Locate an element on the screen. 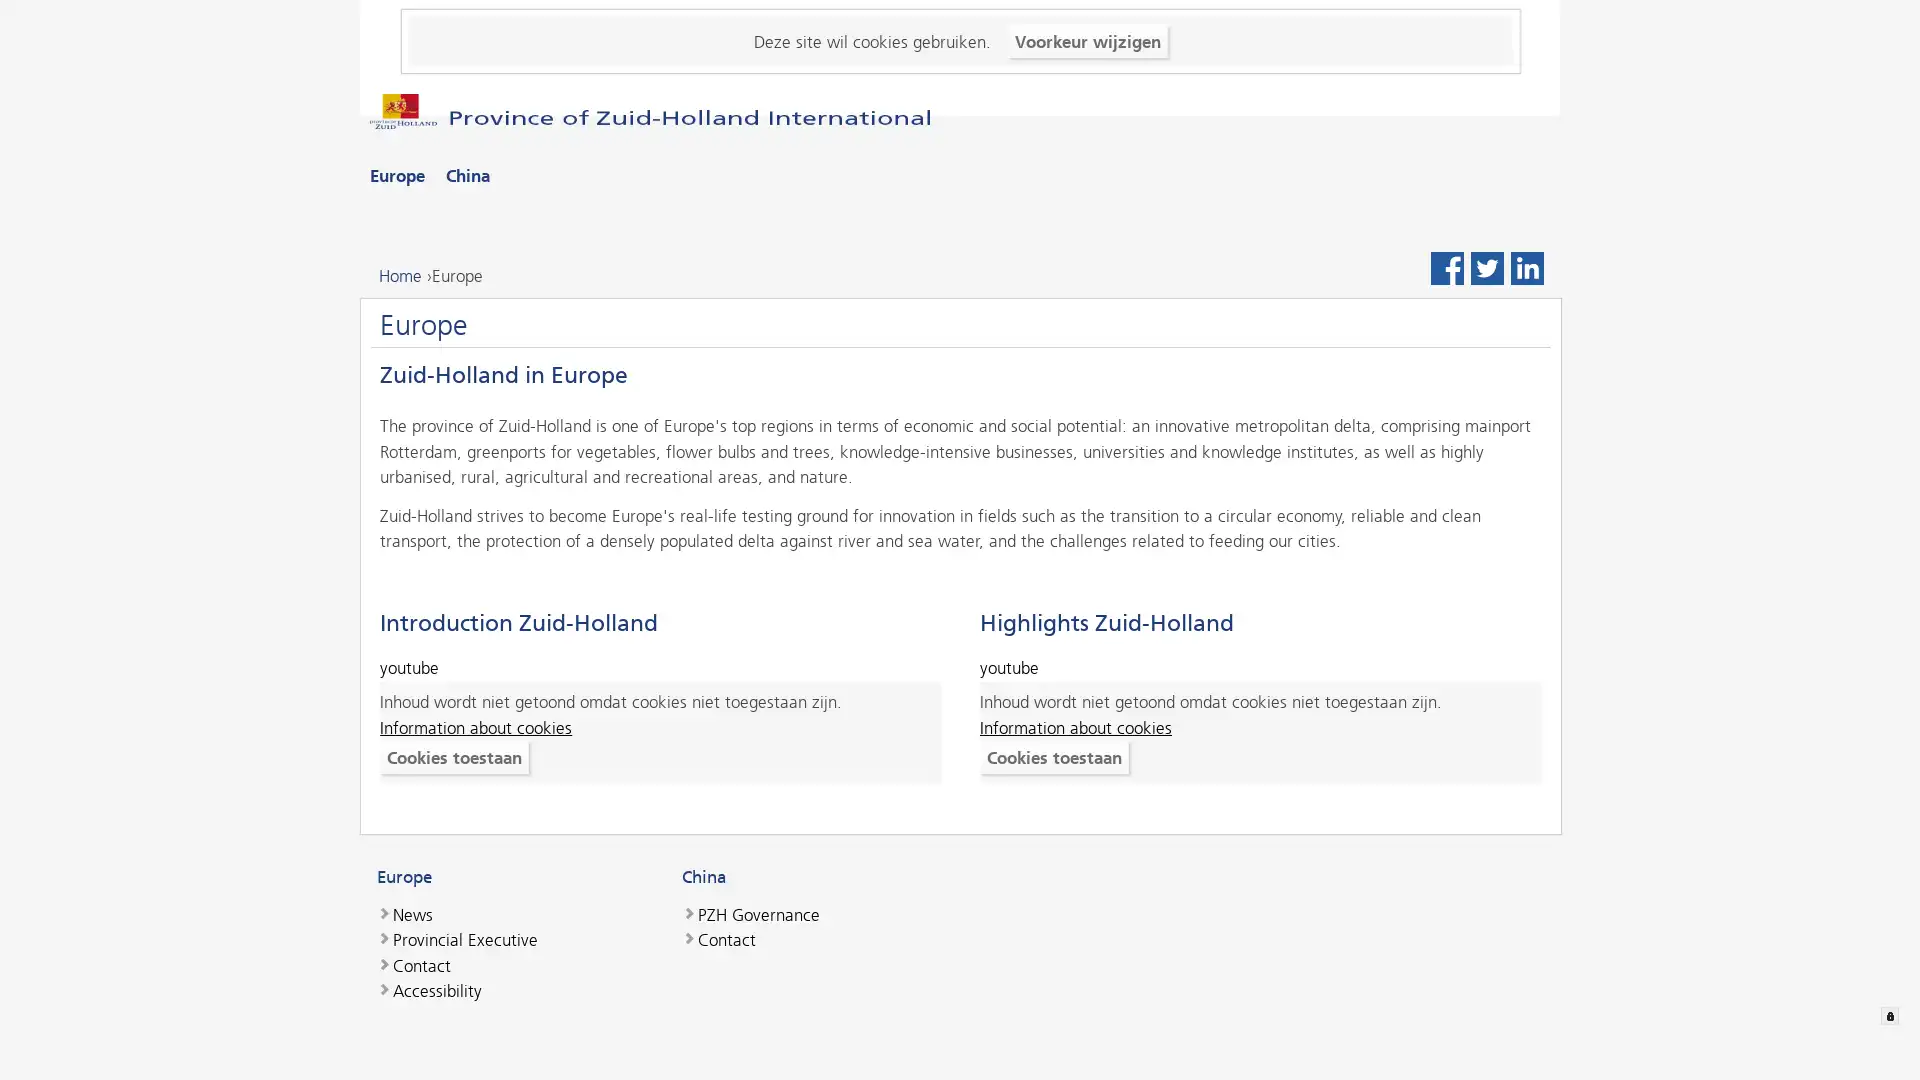 This screenshot has height=1080, width=1920. Voorkeur wijzigen is located at coordinates (1085, 40).